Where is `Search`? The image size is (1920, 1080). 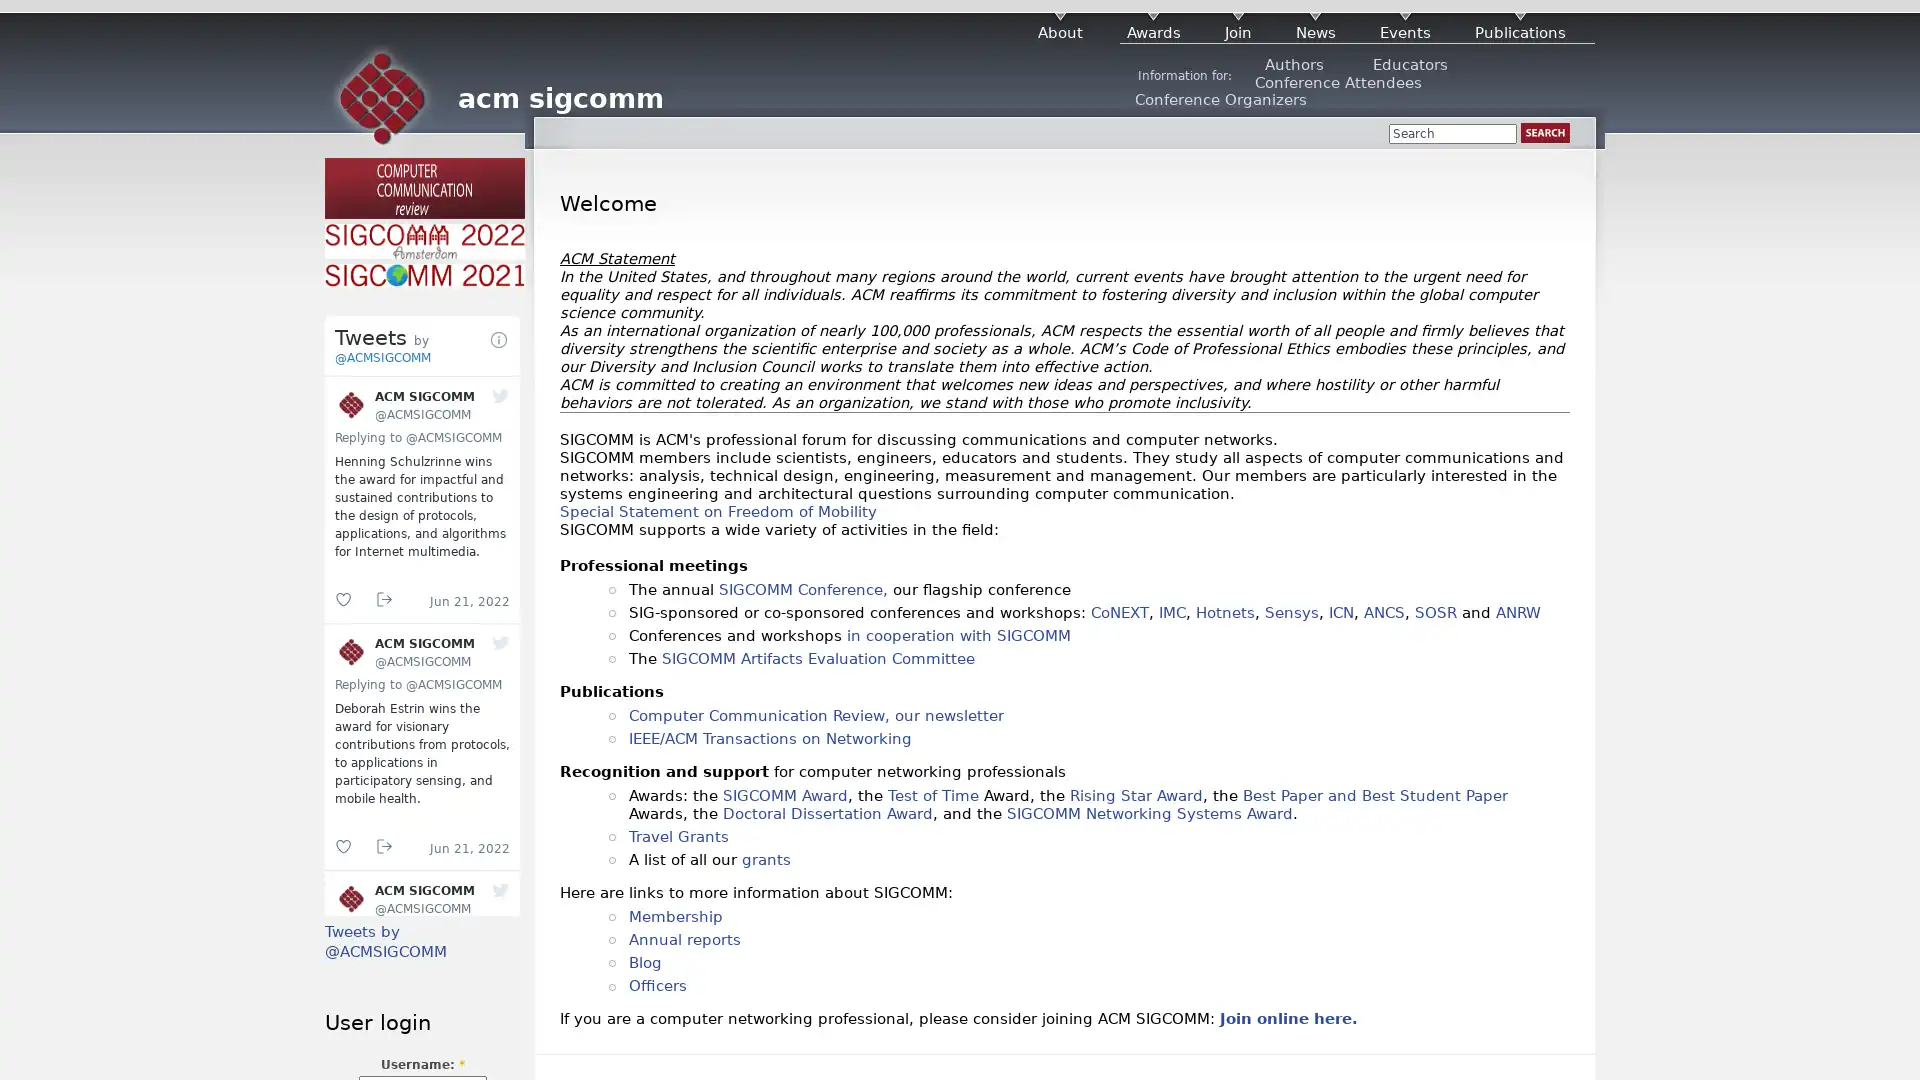 Search is located at coordinates (1544, 131).